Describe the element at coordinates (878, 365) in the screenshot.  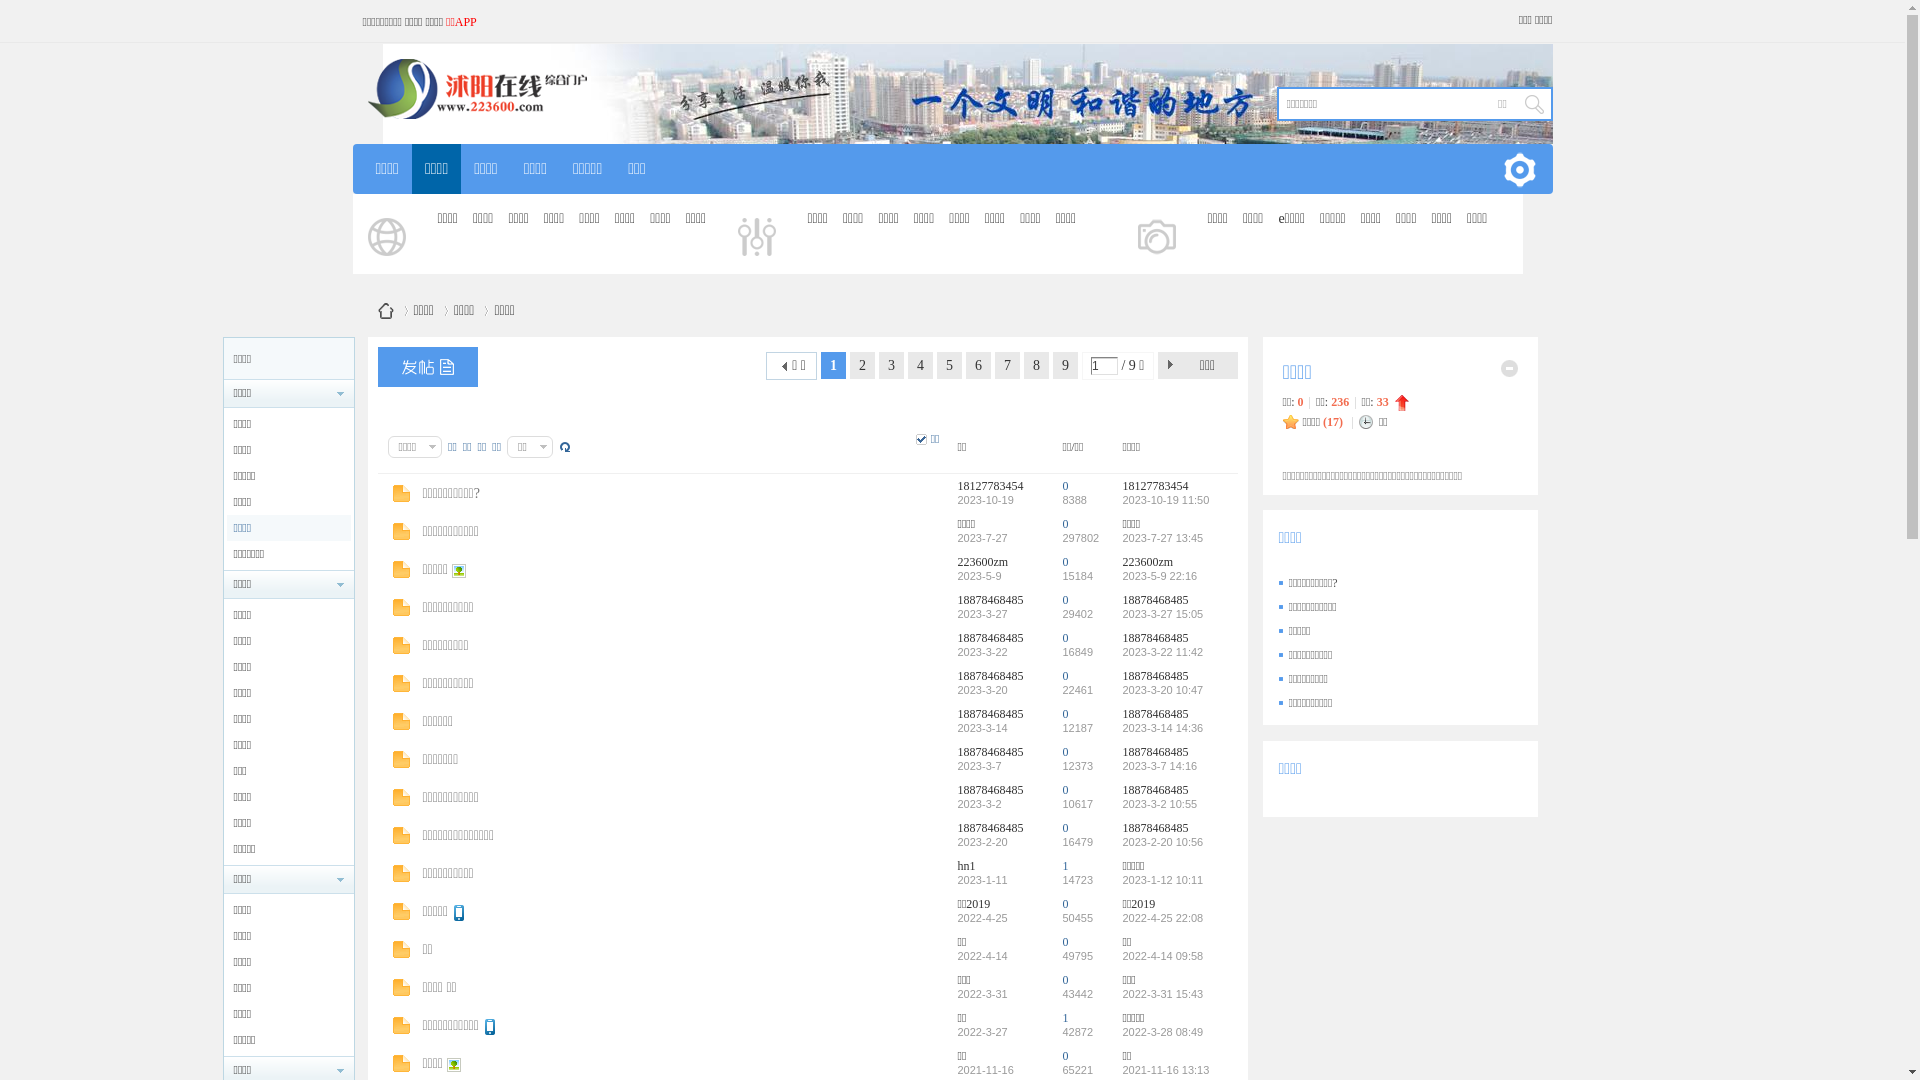
I see `'3'` at that location.